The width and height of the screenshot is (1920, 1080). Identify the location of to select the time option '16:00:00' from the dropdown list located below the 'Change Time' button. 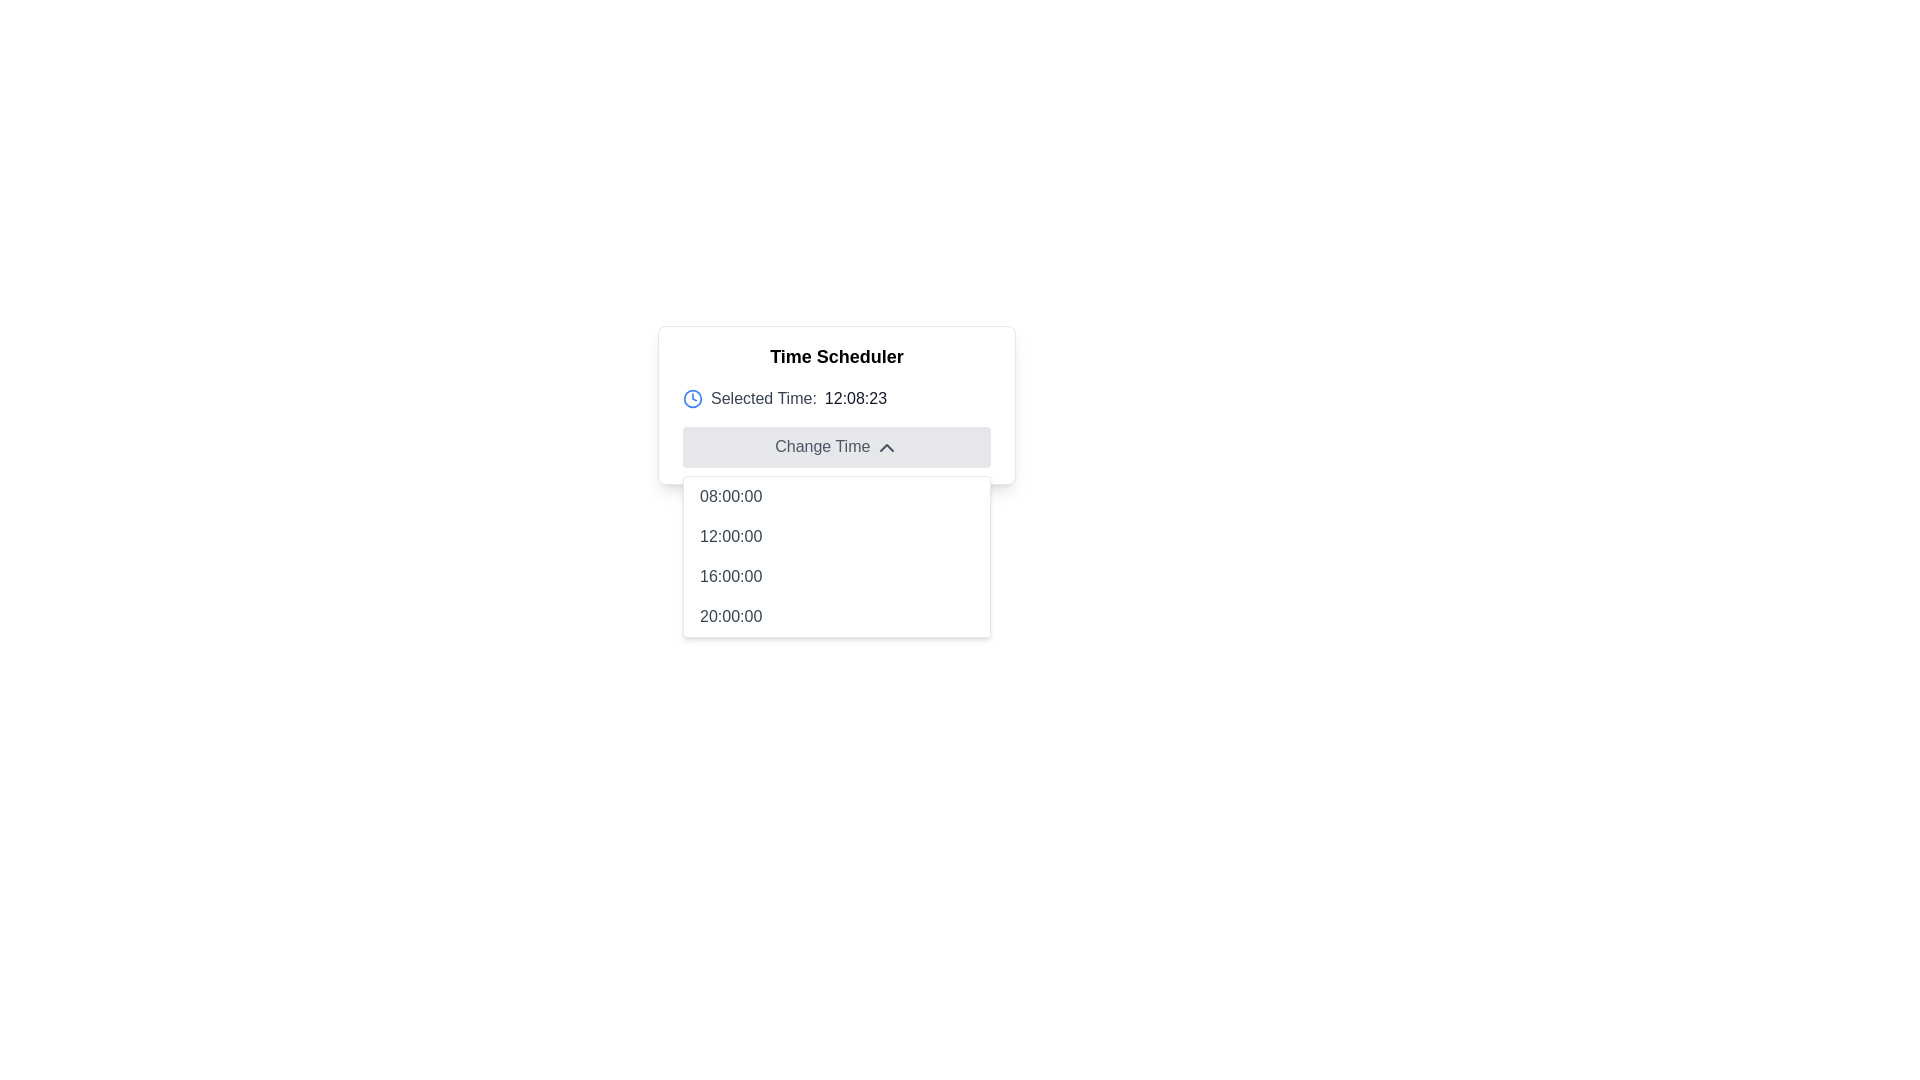
(836, 575).